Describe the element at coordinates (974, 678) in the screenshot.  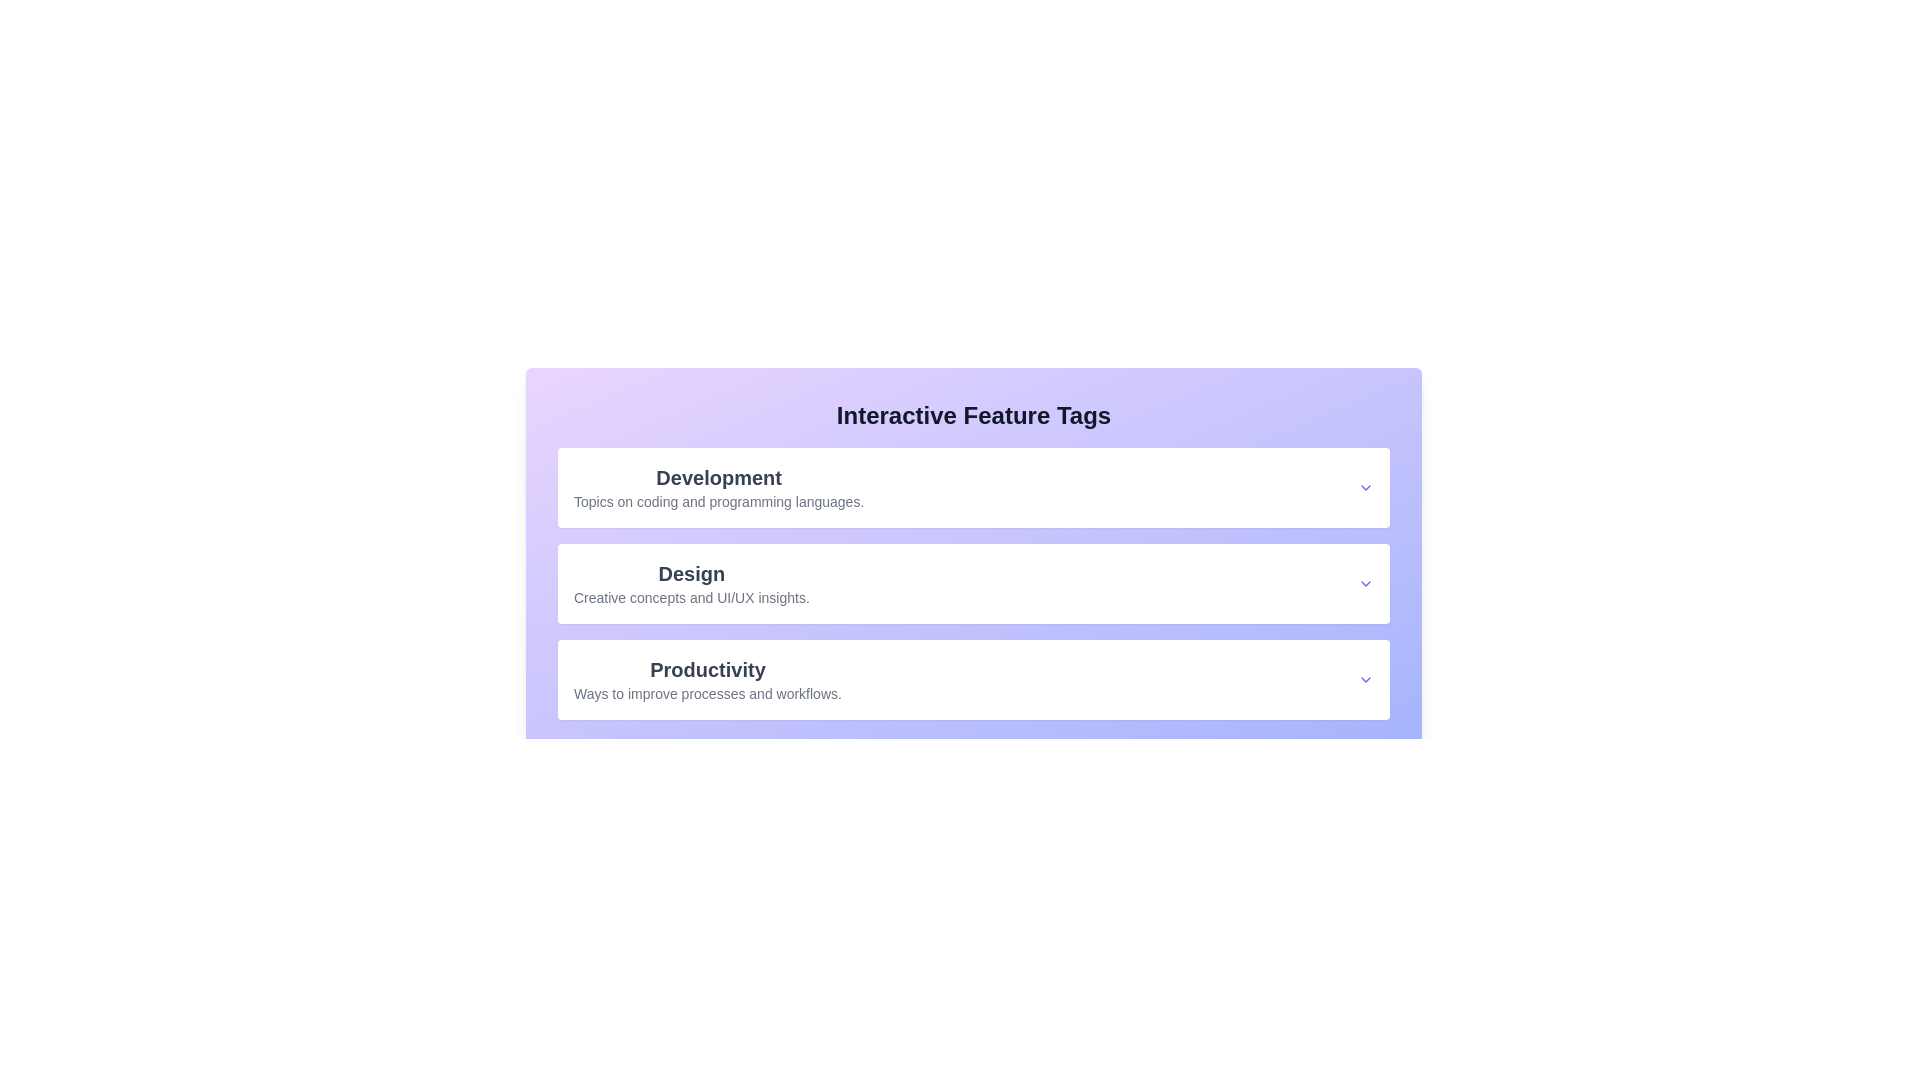
I see `the 'Productivity' dropdown menu` at that location.